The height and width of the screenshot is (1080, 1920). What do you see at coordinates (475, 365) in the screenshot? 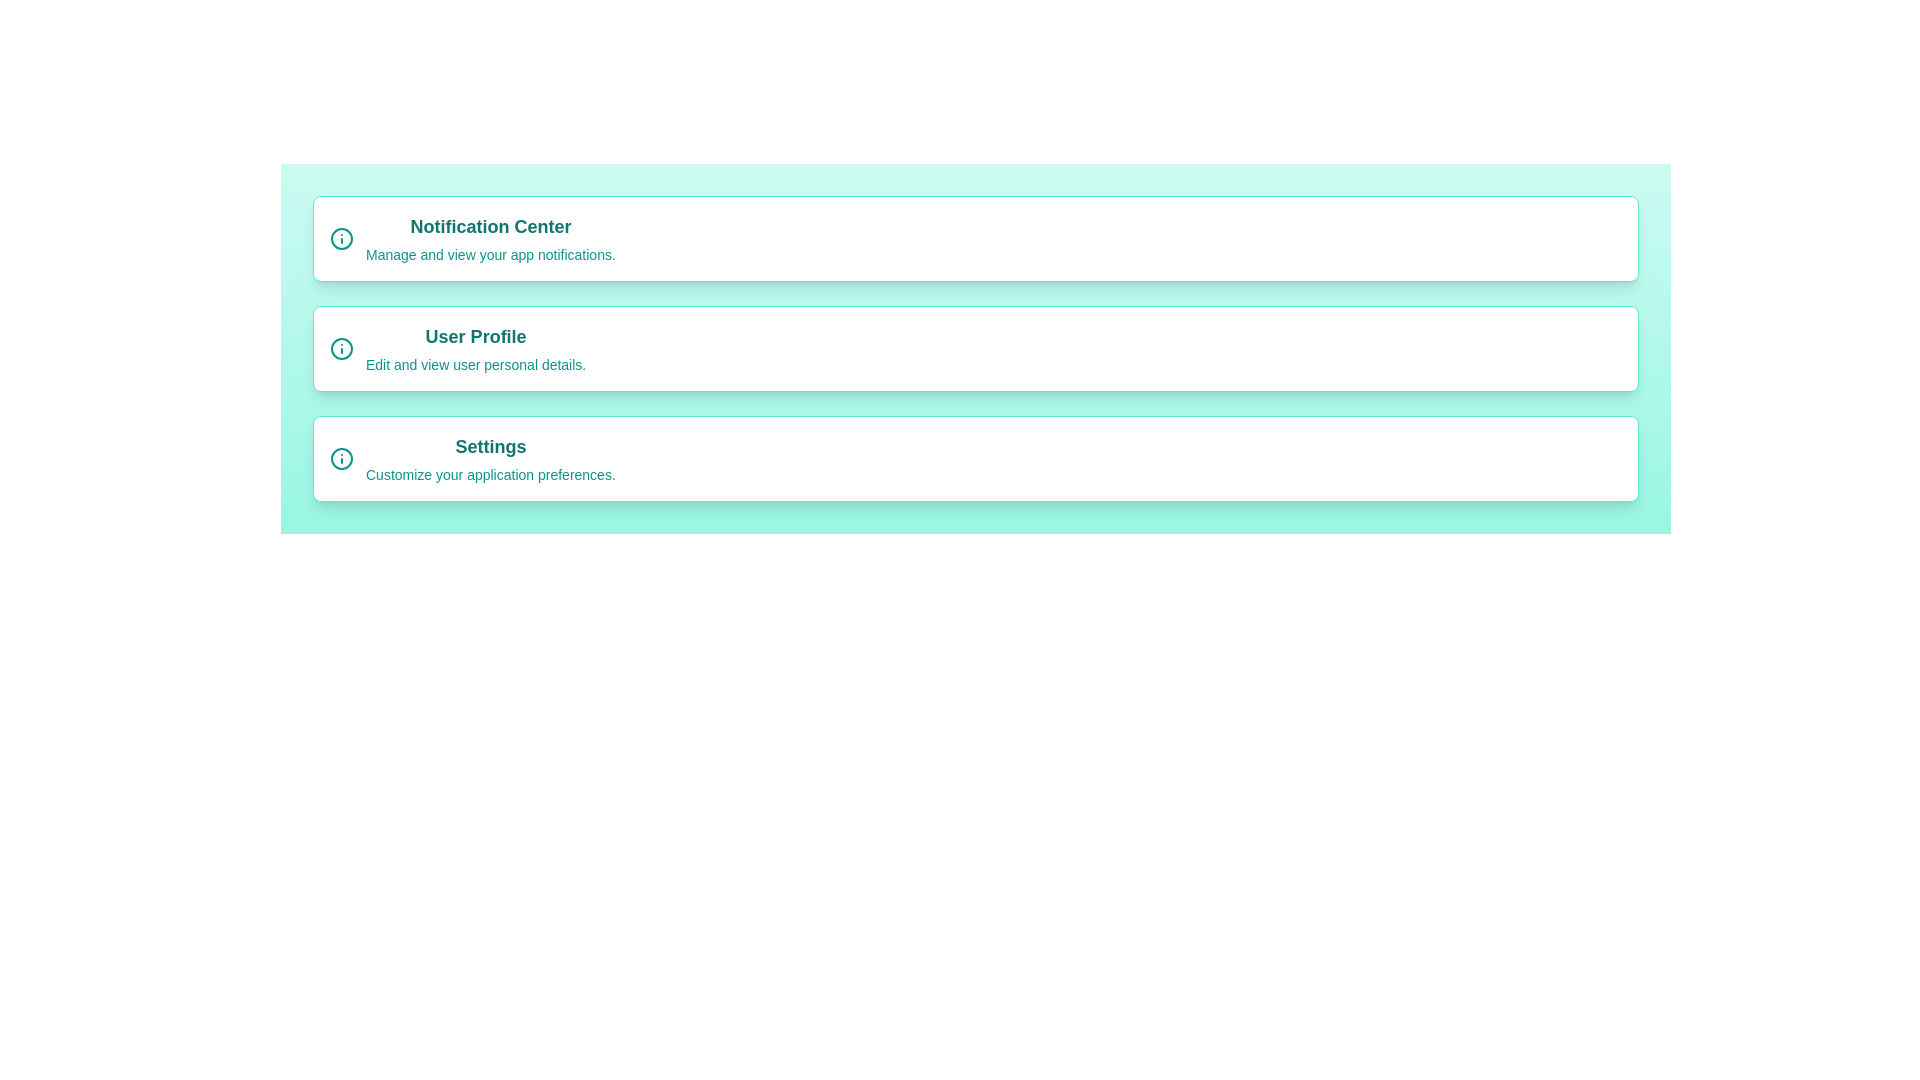
I see `the text label that reads 'Edit and view user personal details.' located under the 'User Profile' section` at bounding box center [475, 365].